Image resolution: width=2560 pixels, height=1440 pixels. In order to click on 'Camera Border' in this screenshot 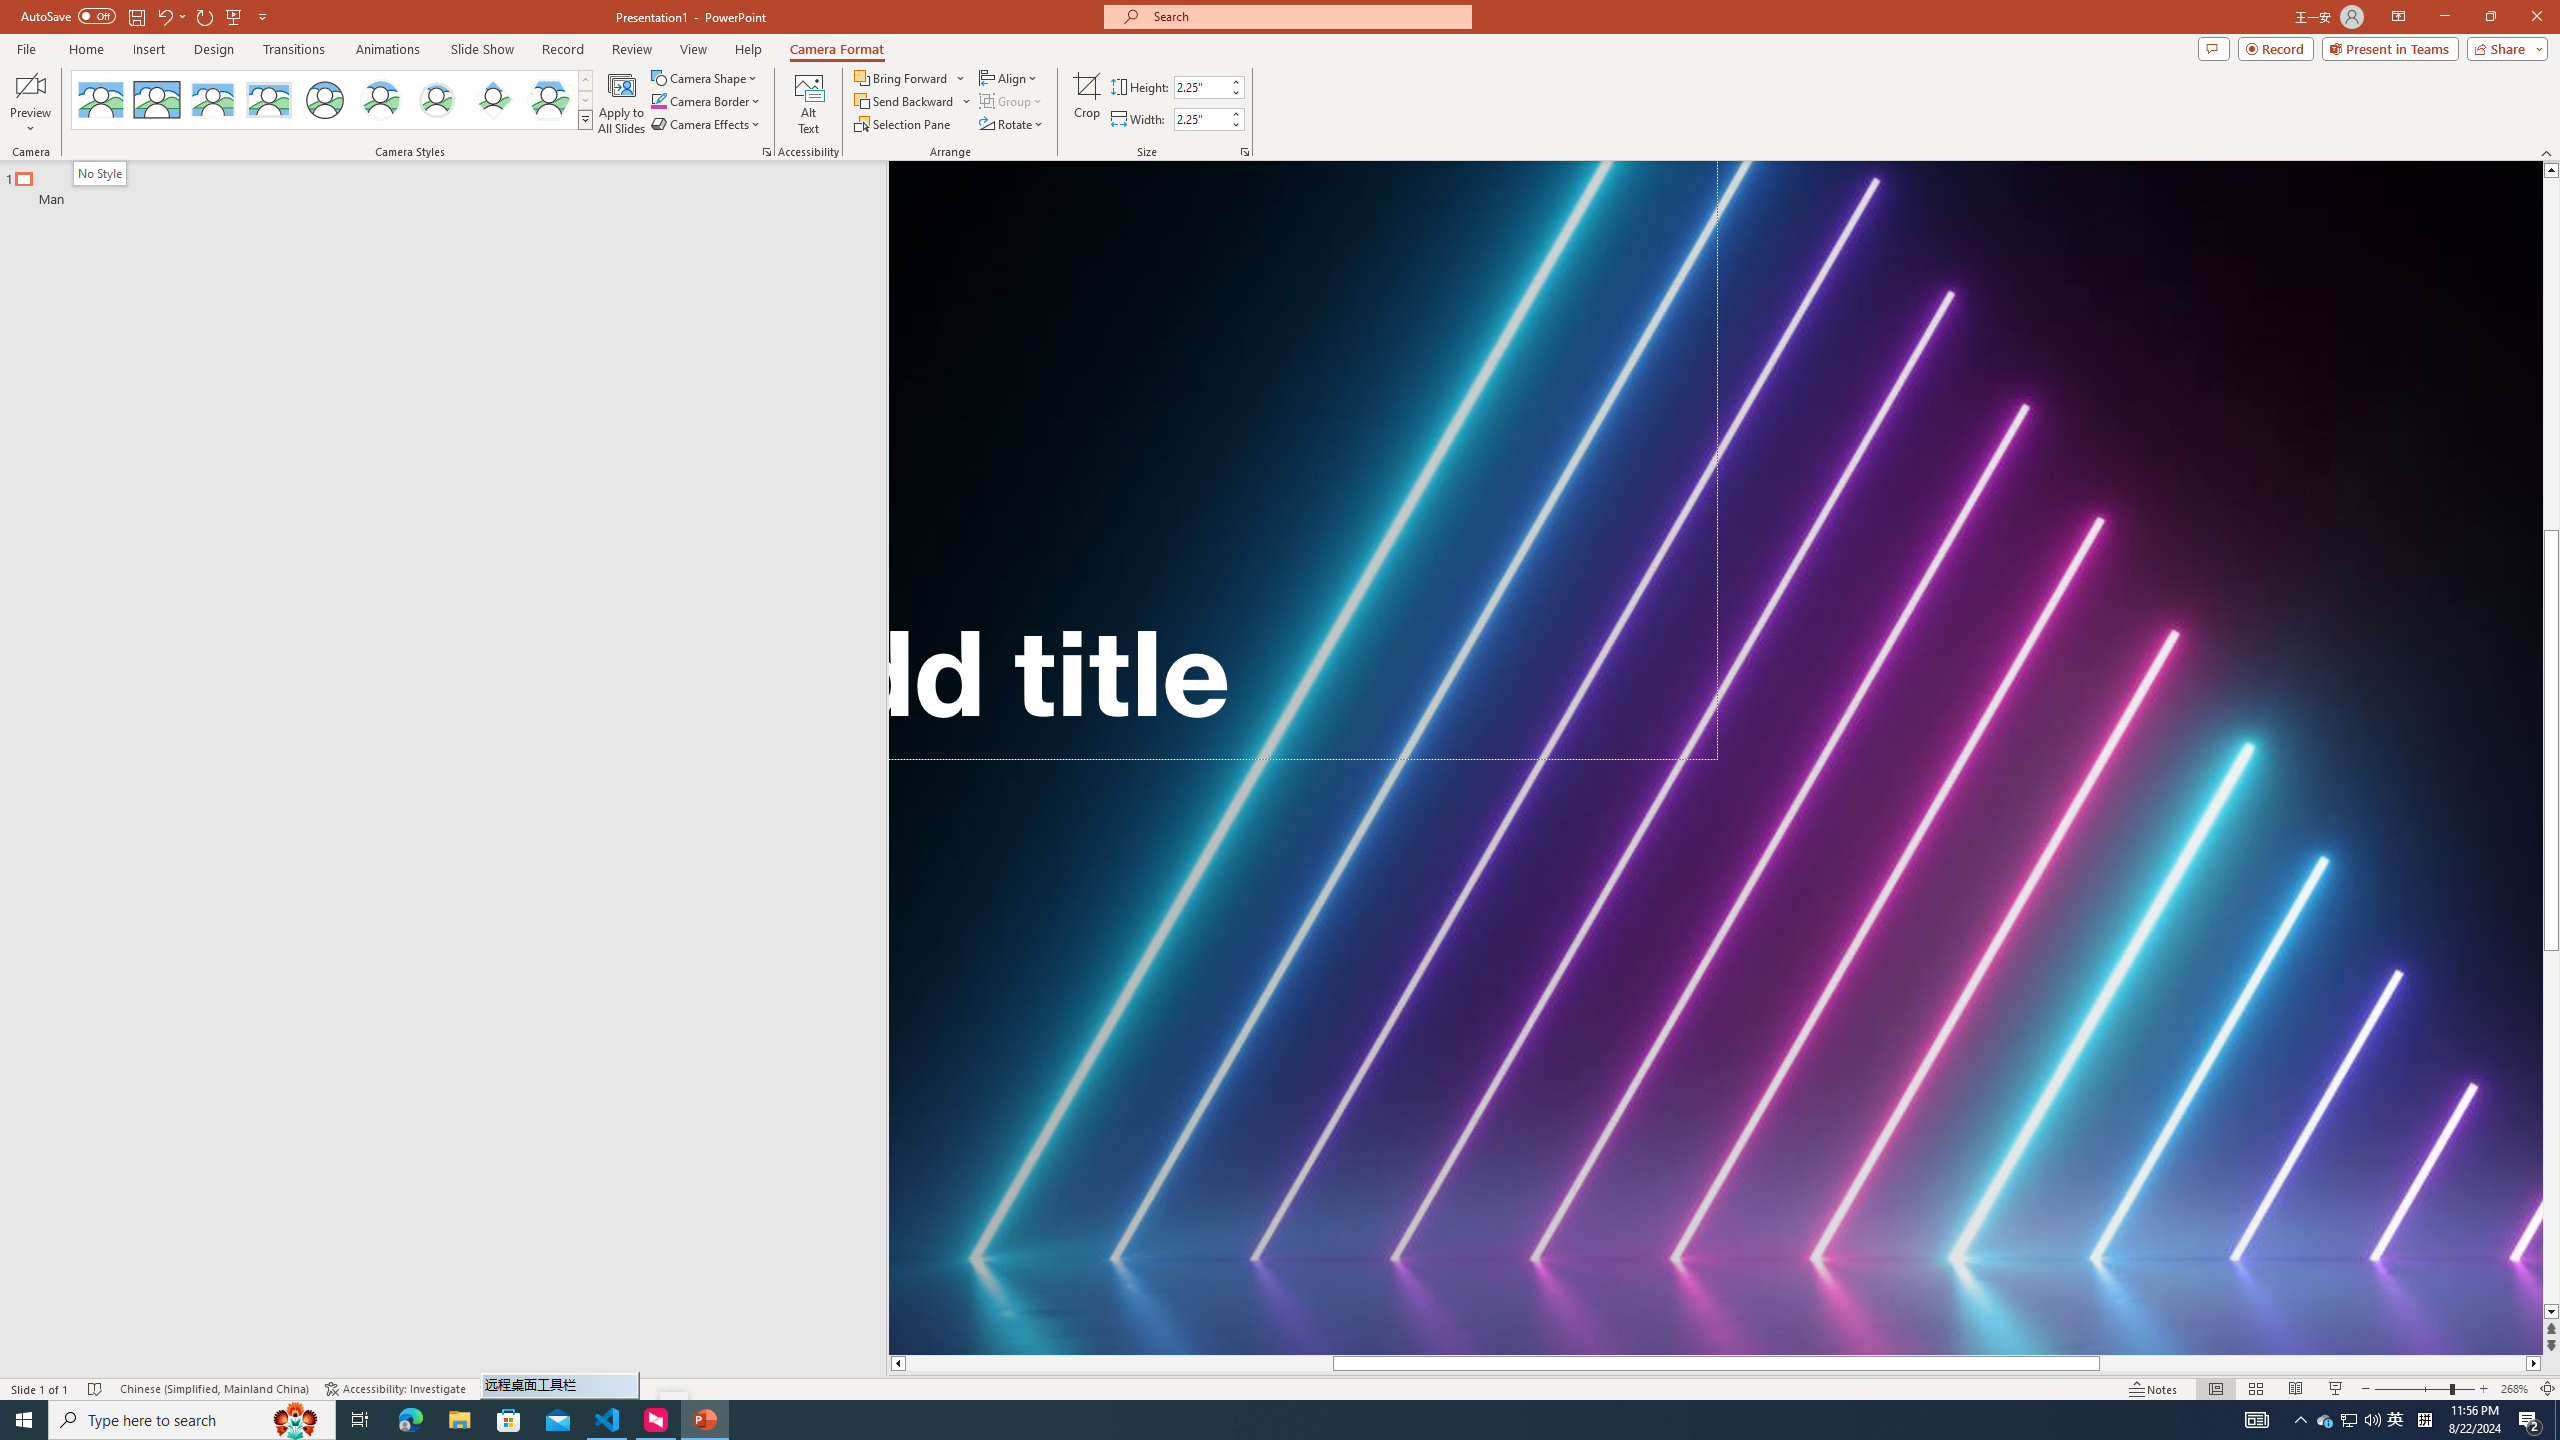, I will do `click(705, 99)`.